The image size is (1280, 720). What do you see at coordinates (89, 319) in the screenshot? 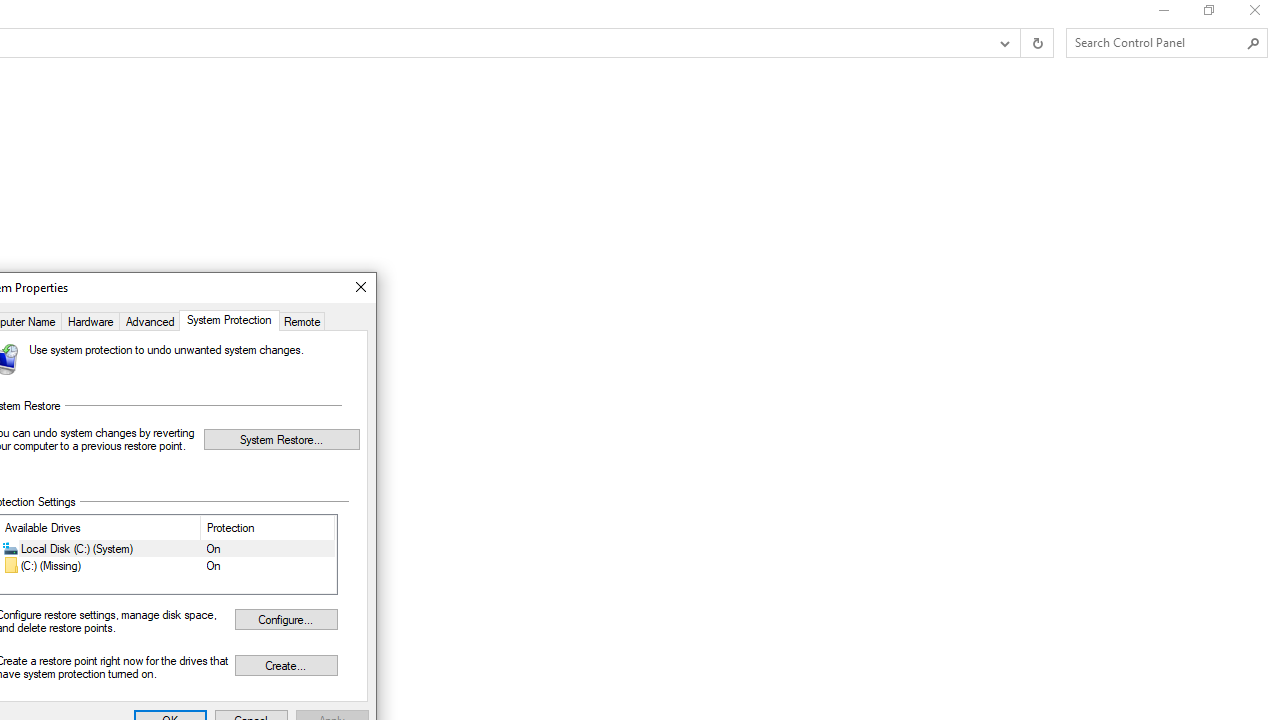
I see `'Hardware'` at bounding box center [89, 319].